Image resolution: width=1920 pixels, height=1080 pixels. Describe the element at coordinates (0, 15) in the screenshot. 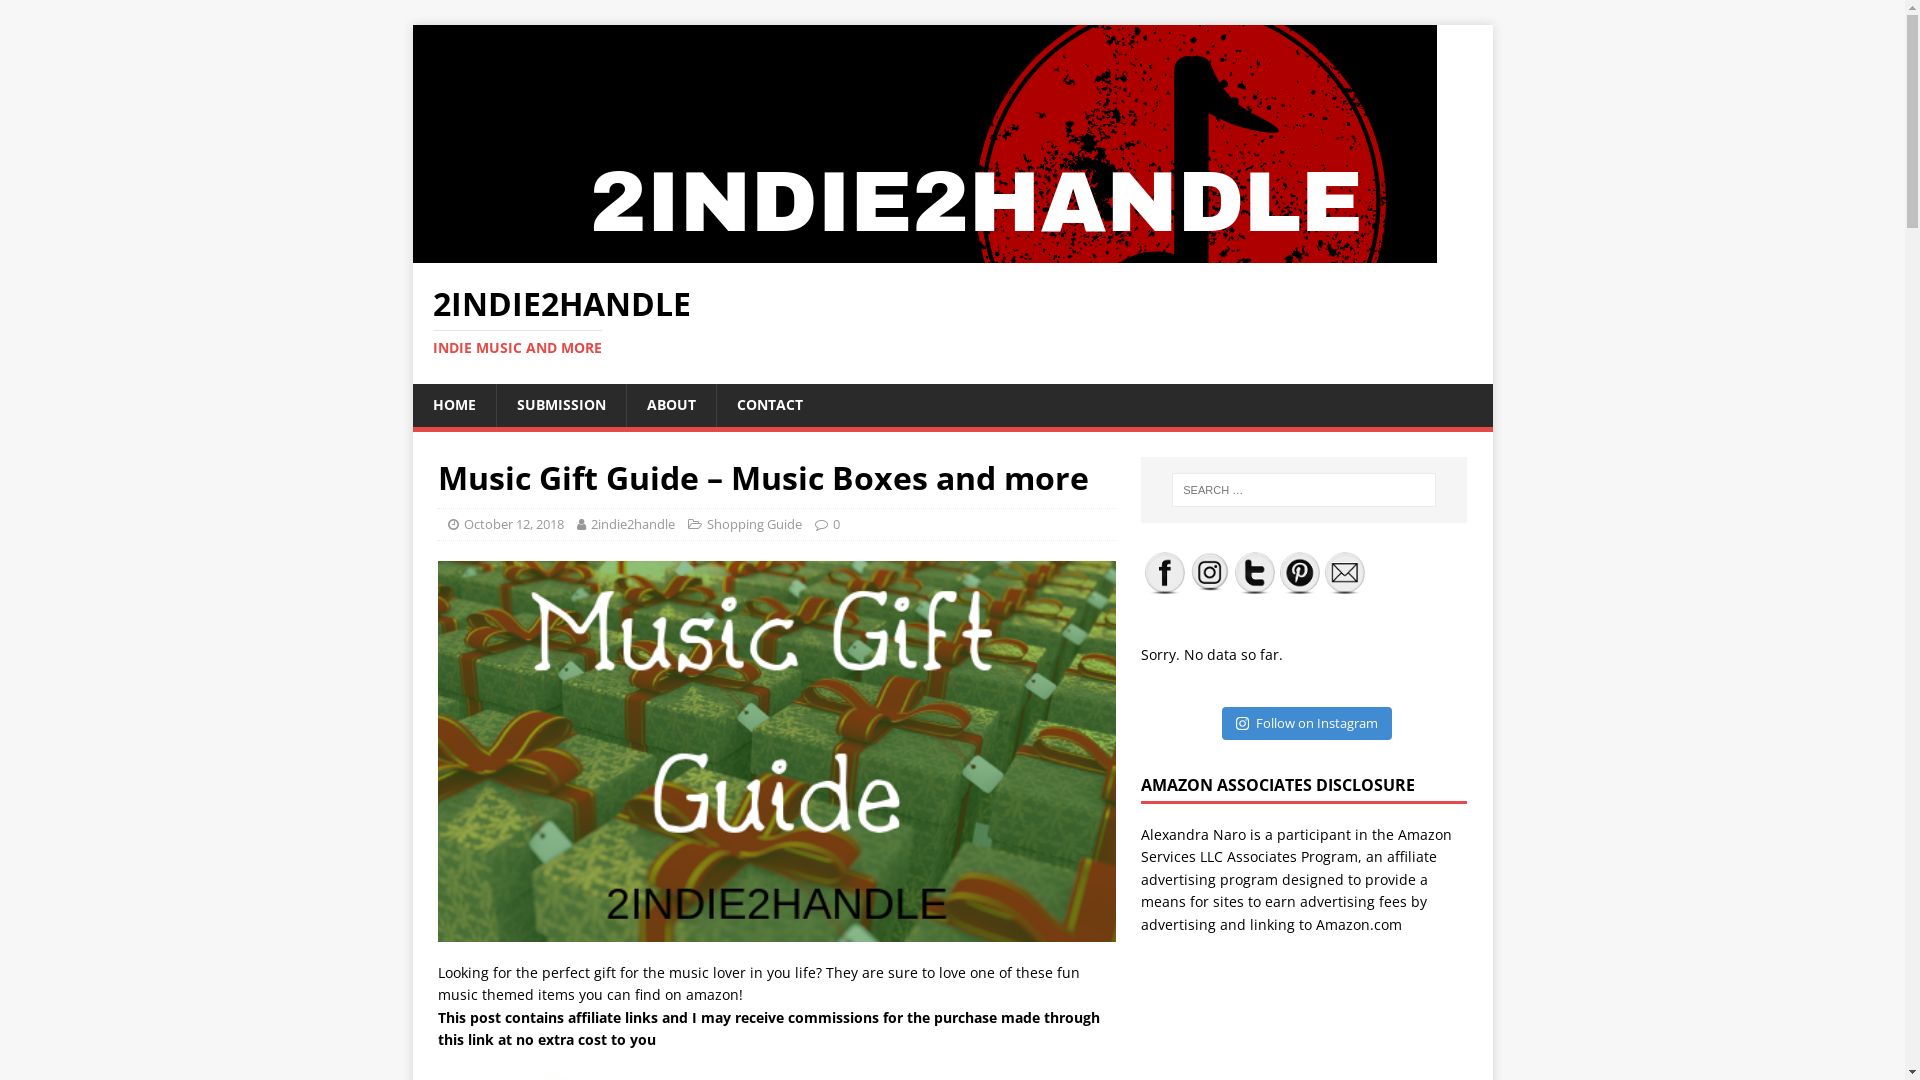

I see `'Search'` at that location.